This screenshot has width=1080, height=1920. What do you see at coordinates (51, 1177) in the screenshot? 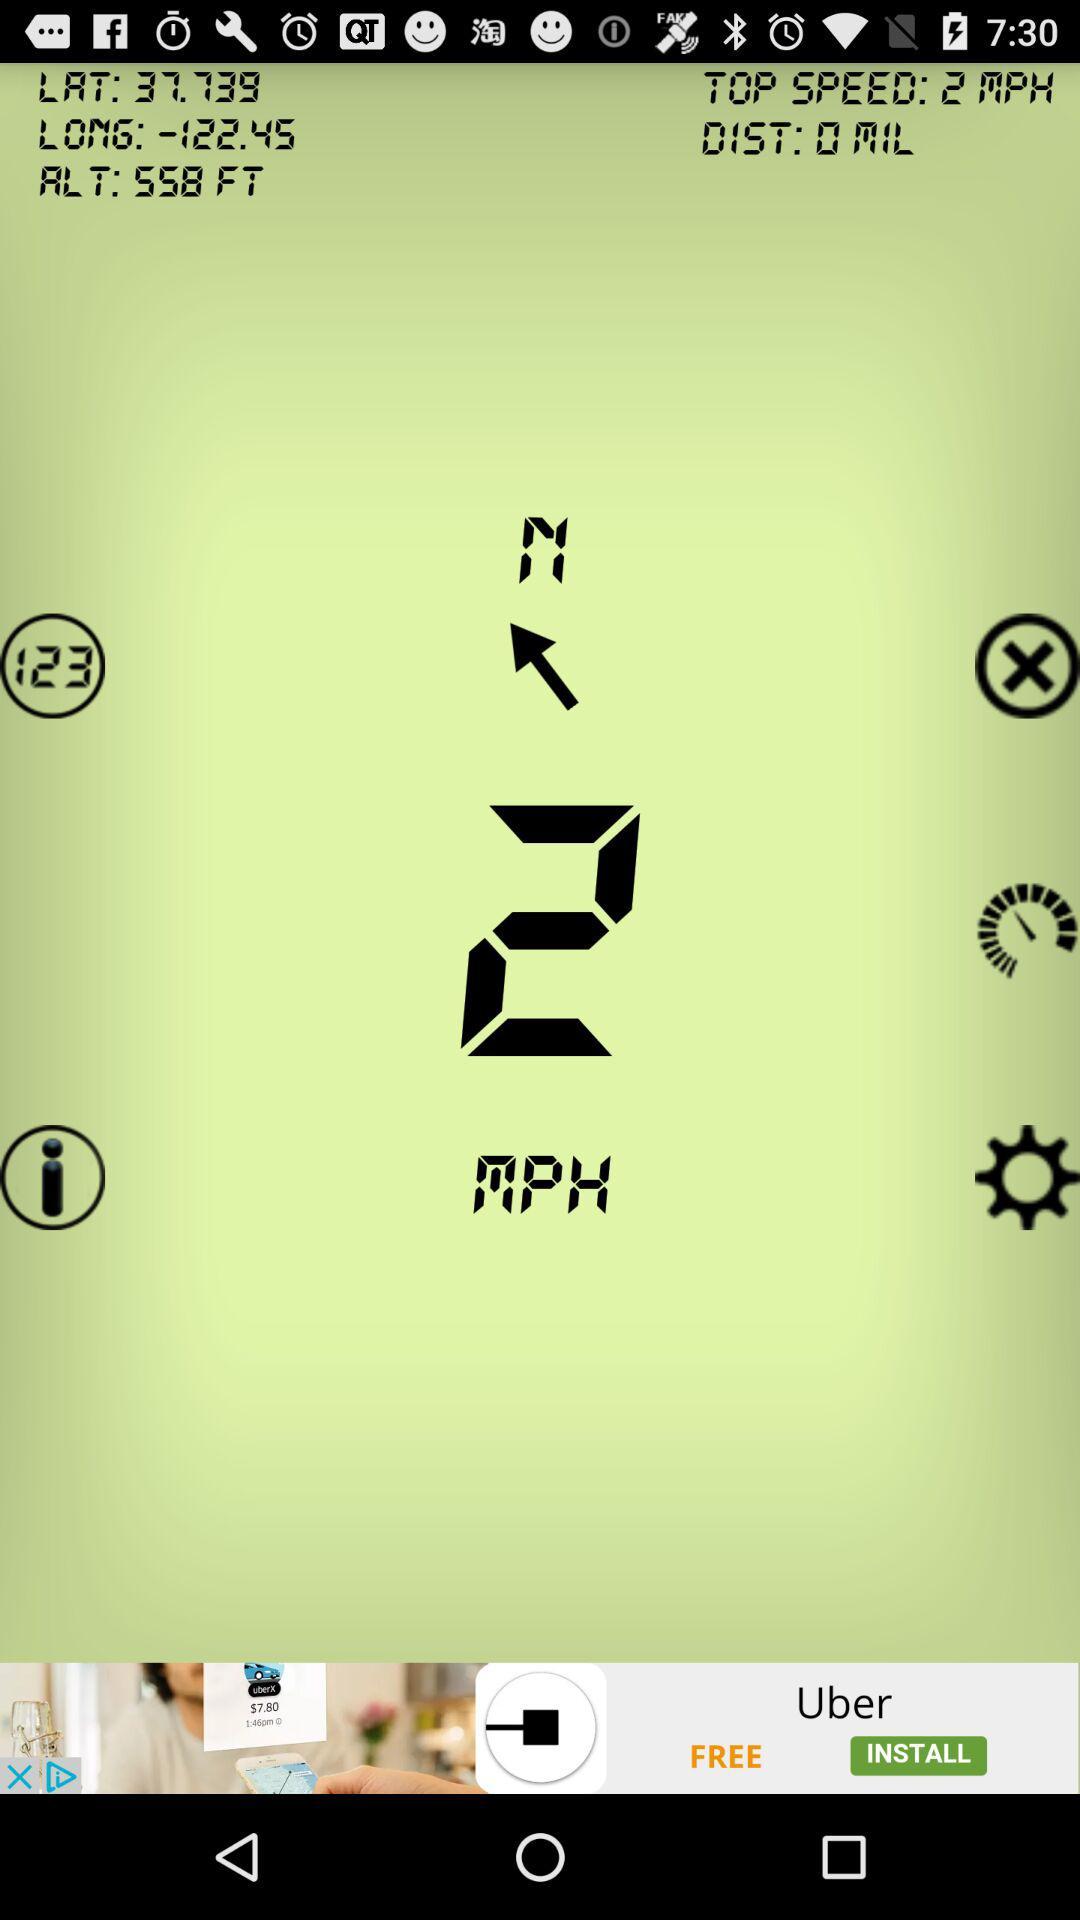
I see `information` at bounding box center [51, 1177].